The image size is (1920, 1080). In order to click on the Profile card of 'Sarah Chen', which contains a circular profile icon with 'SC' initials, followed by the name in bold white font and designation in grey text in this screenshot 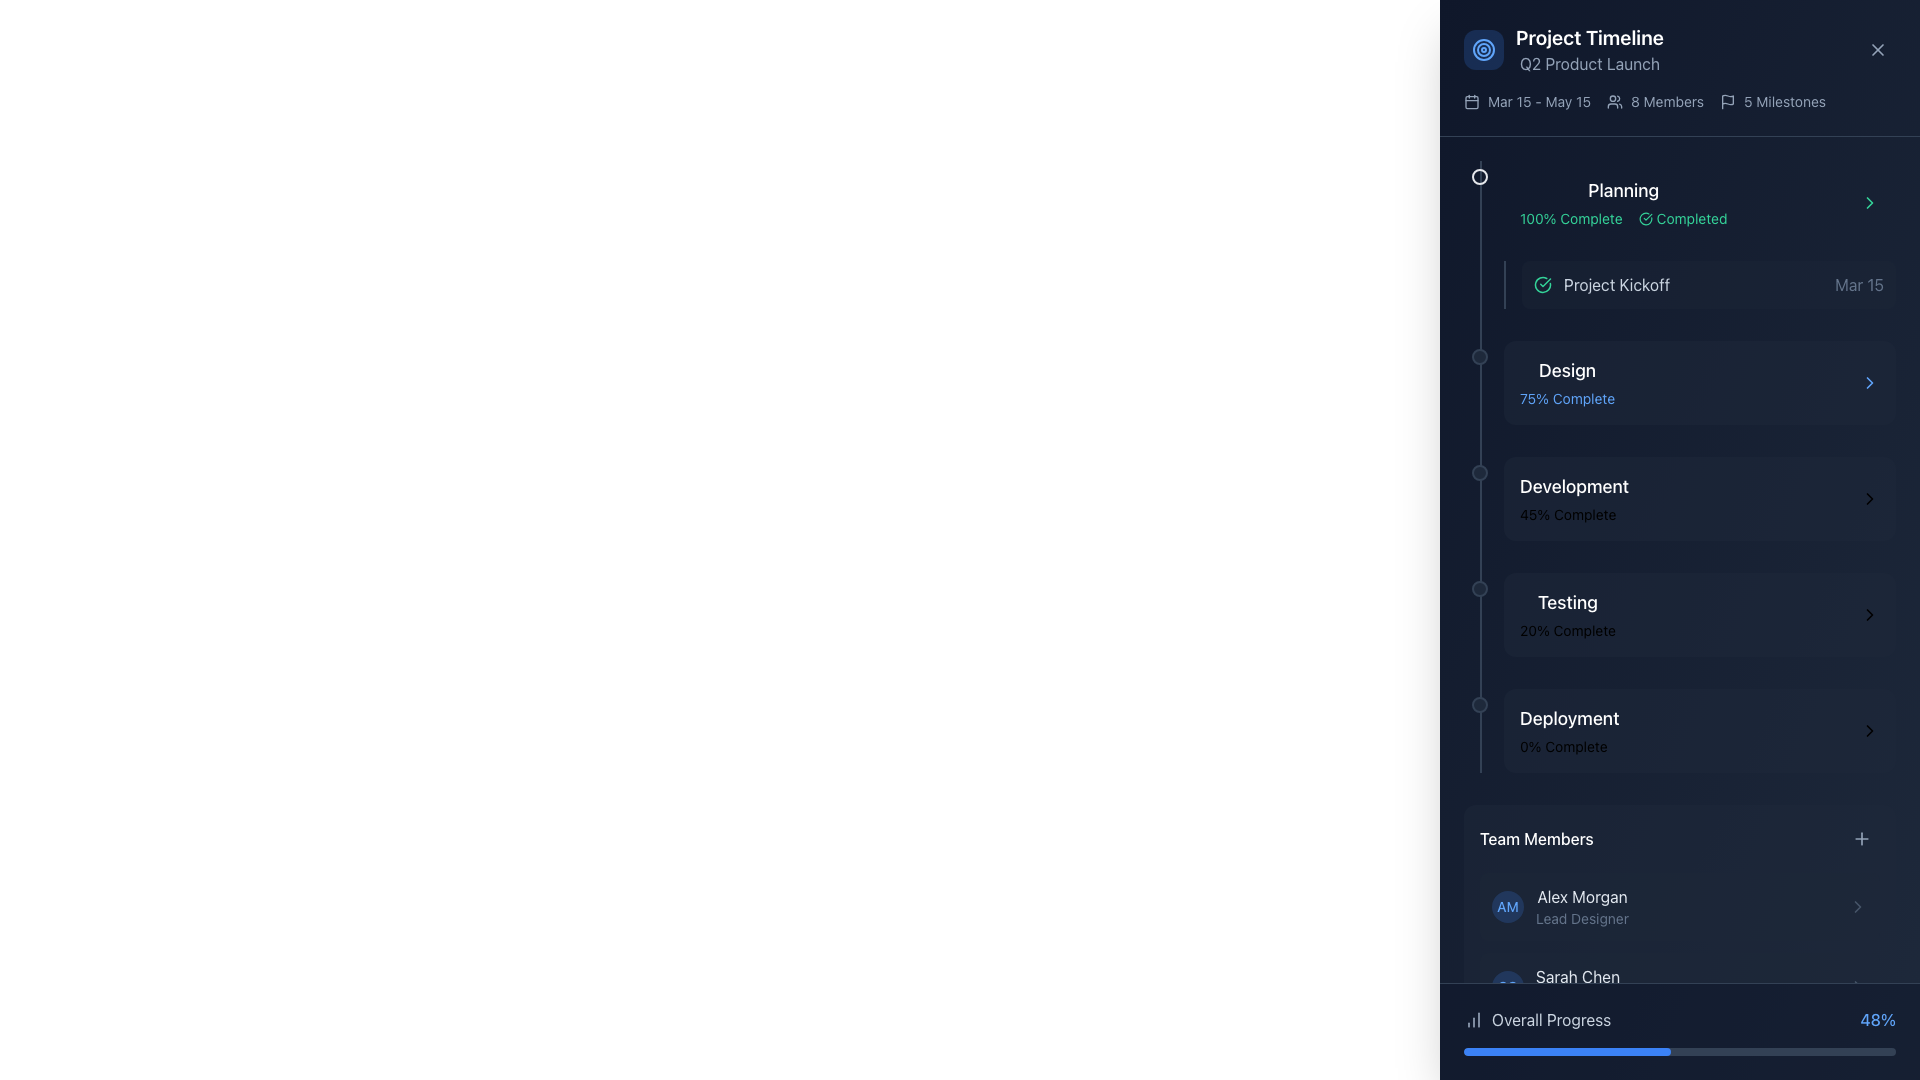, I will do `click(1554, 986)`.